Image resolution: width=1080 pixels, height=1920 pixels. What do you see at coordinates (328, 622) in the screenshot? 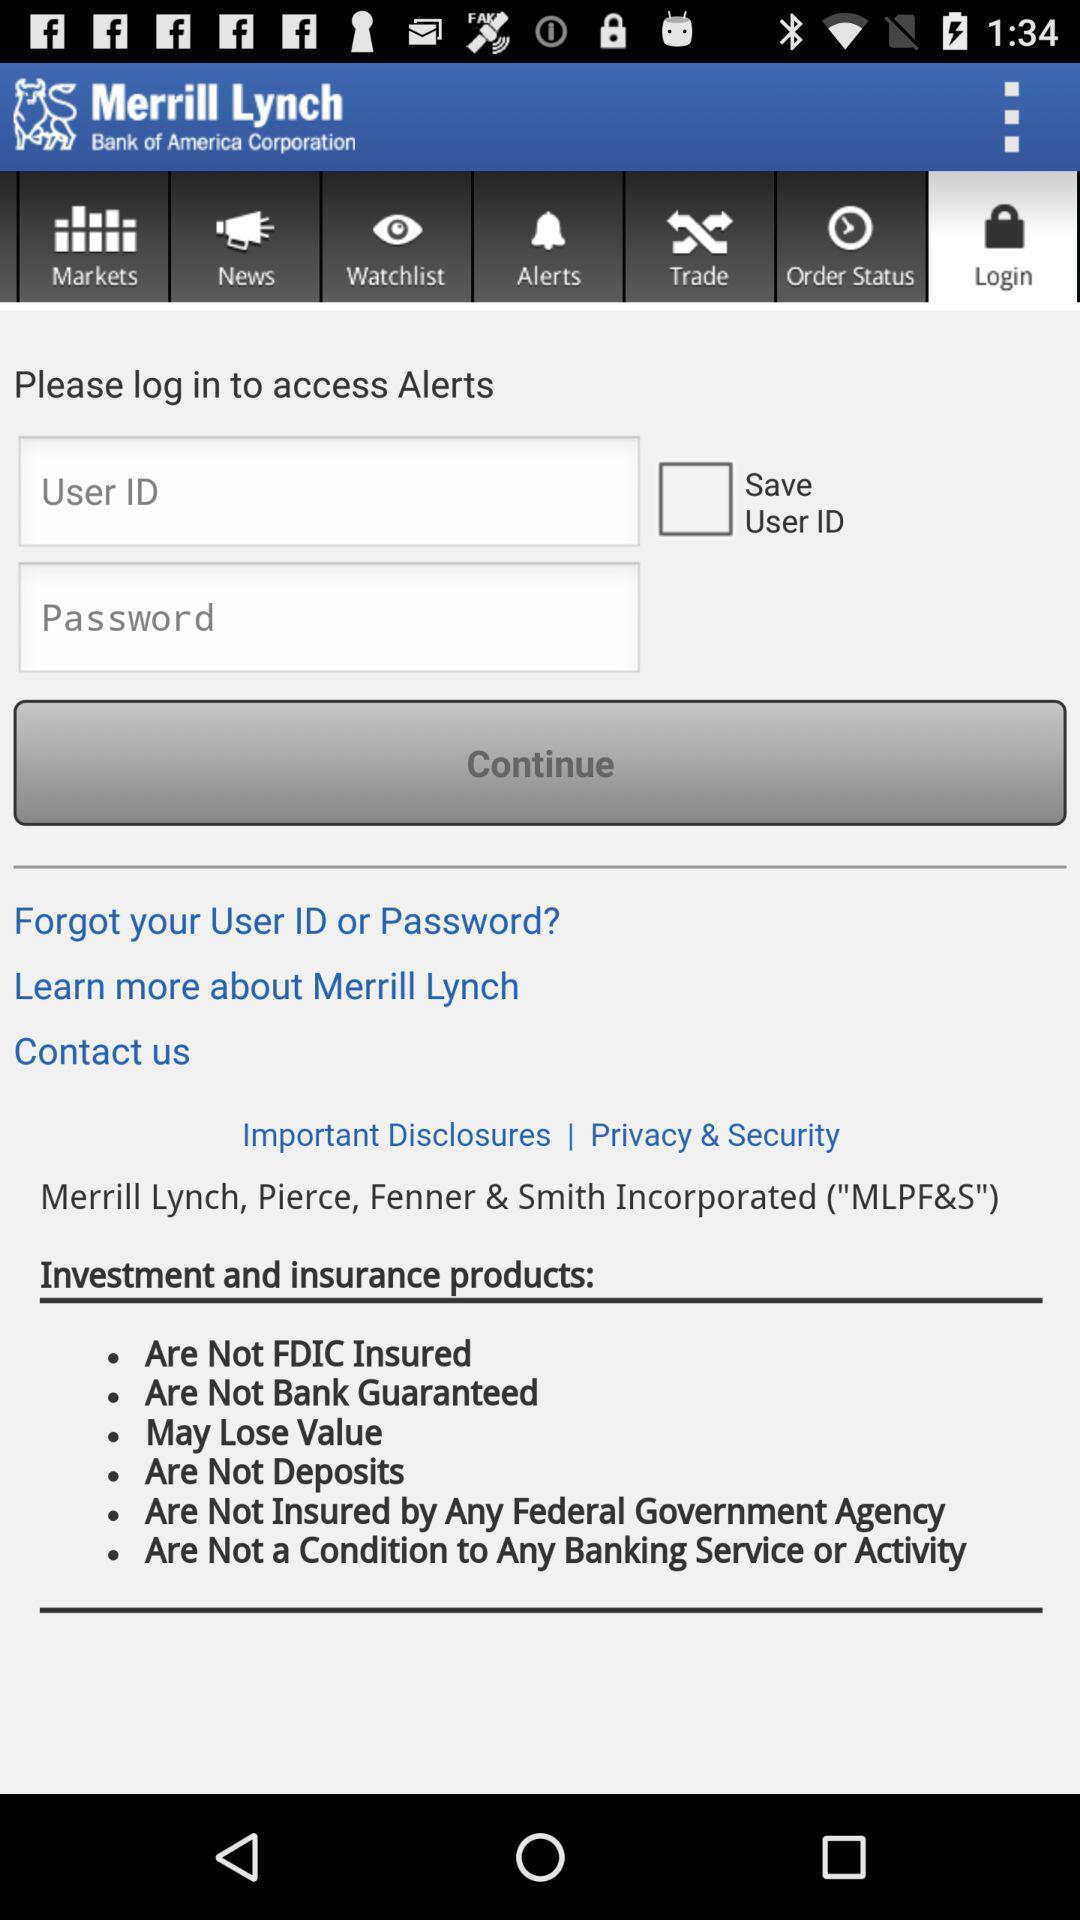
I see `password page` at bounding box center [328, 622].